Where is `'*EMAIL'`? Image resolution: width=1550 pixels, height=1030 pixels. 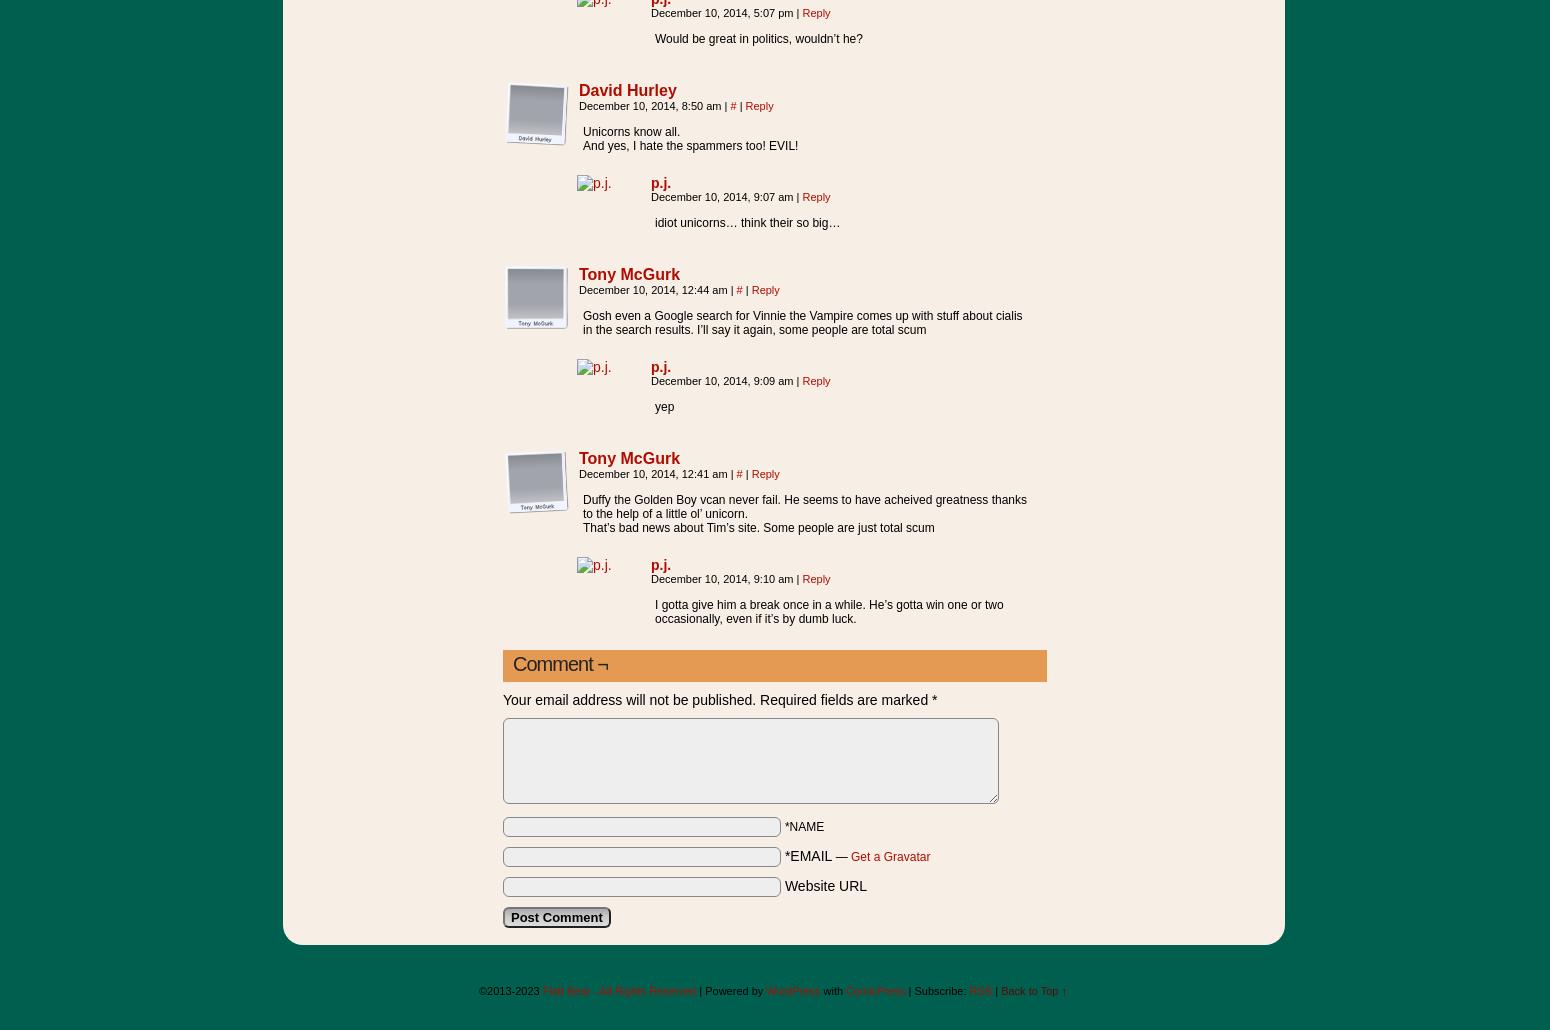 '*EMAIL' is located at coordinates (782, 855).